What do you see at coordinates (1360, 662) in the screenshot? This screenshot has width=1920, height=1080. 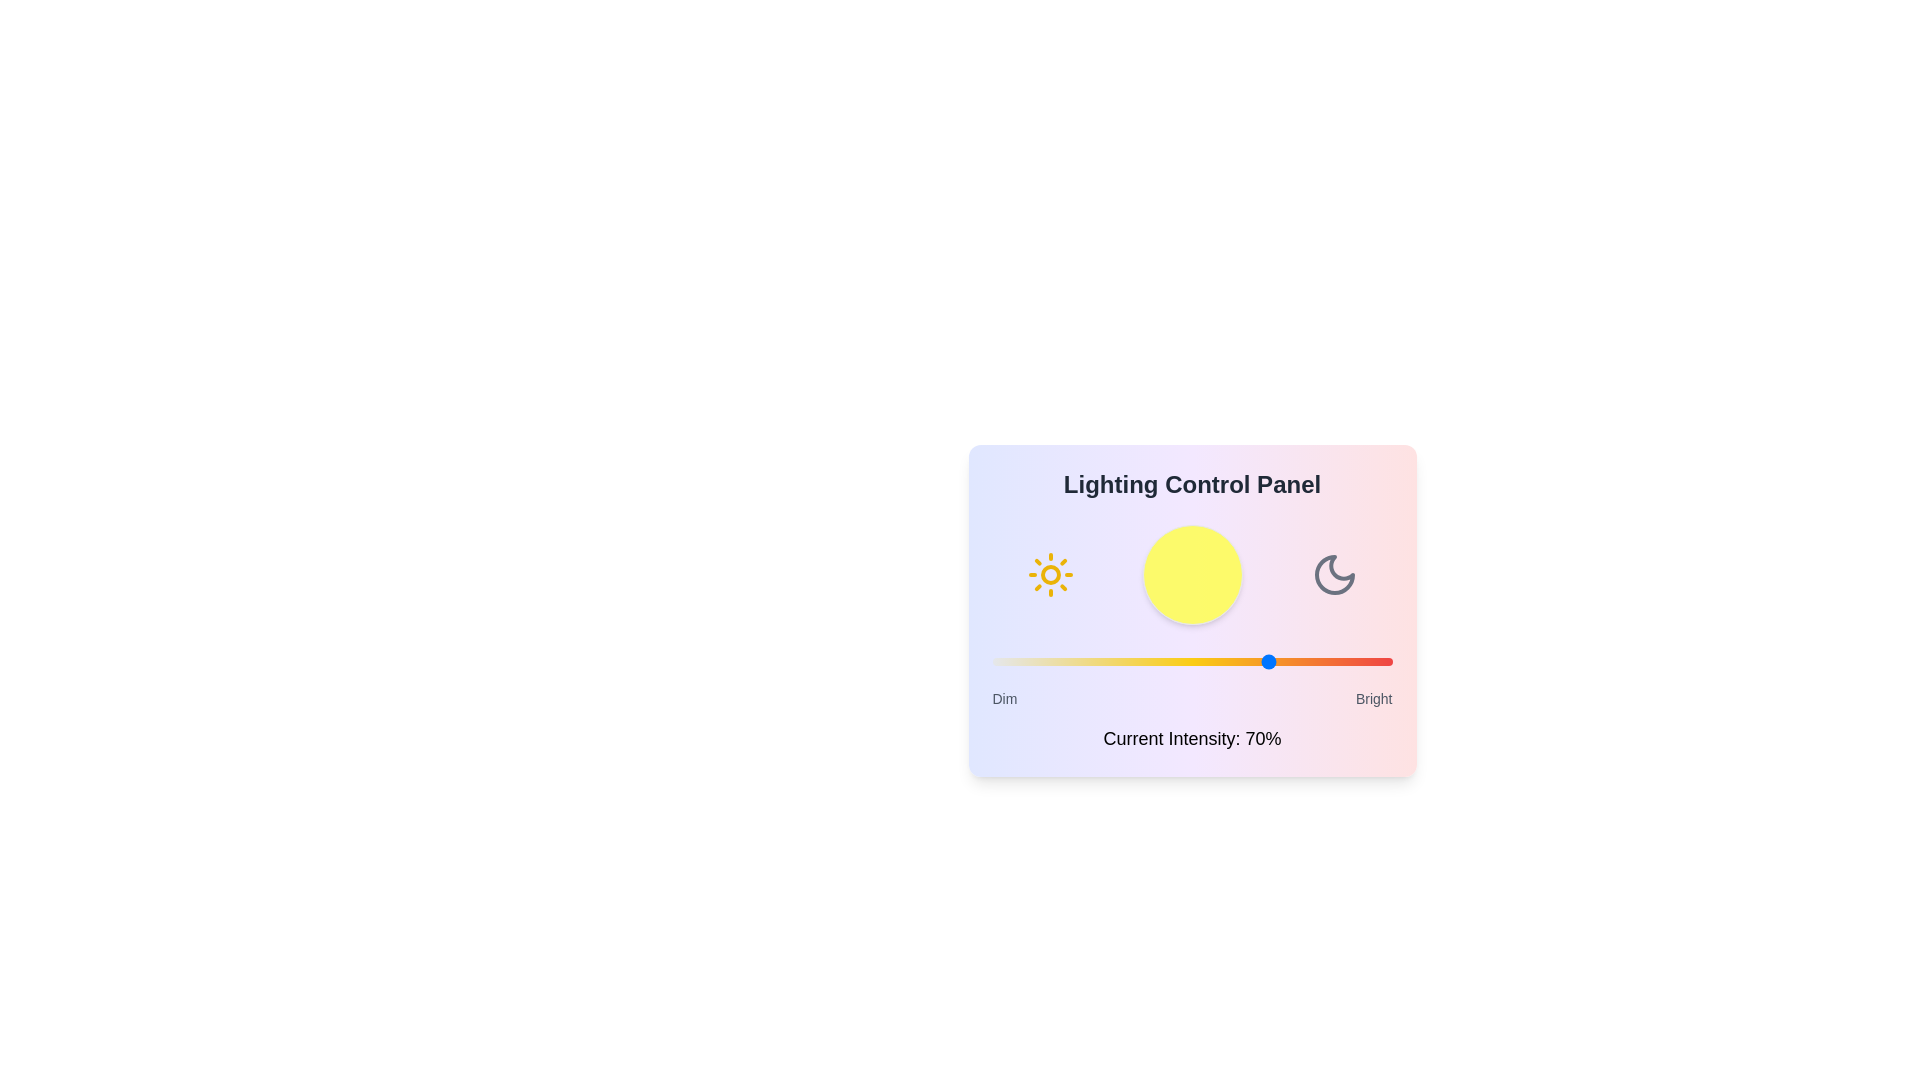 I see `the lighting intensity to 92% by dragging the slider` at bounding box center [1360, 662].